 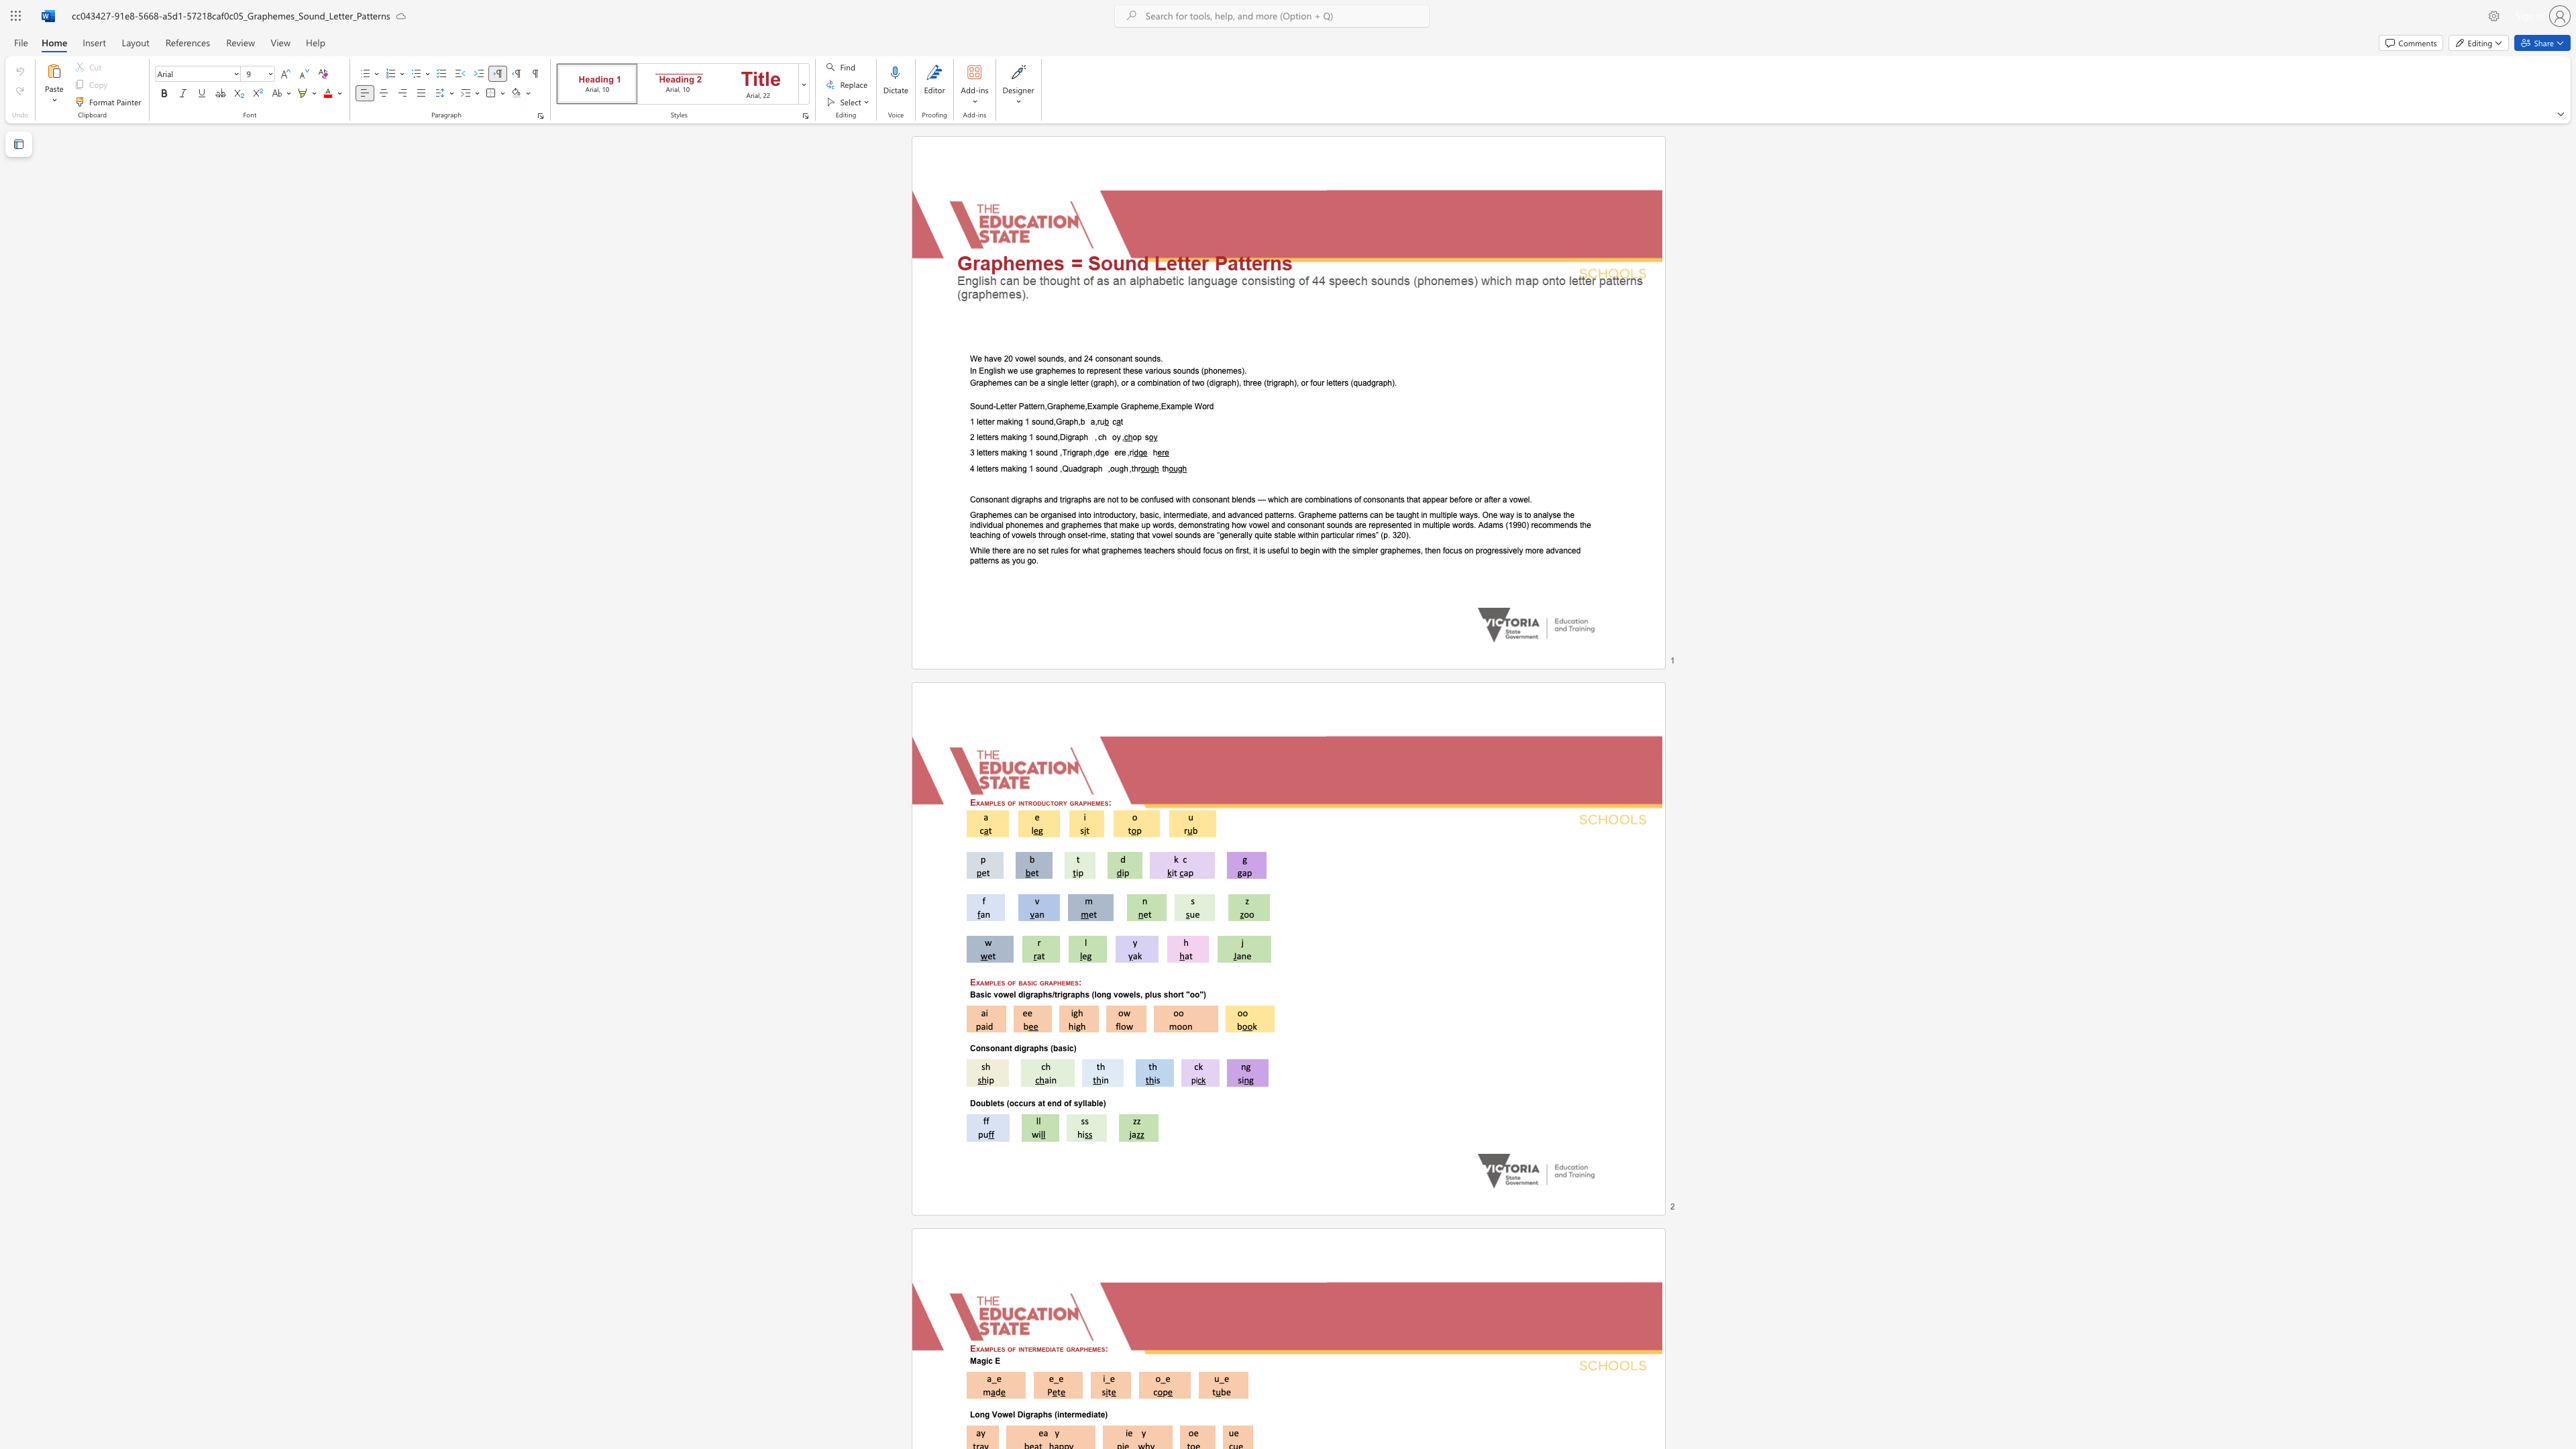 What do you see at coordinates (983, 437) in the screenshot?
I see `the subset text "tters making" within the text "2 letters making 1 sound,Digraph      , ch    oy ,"` at bounding box center [983, 437].